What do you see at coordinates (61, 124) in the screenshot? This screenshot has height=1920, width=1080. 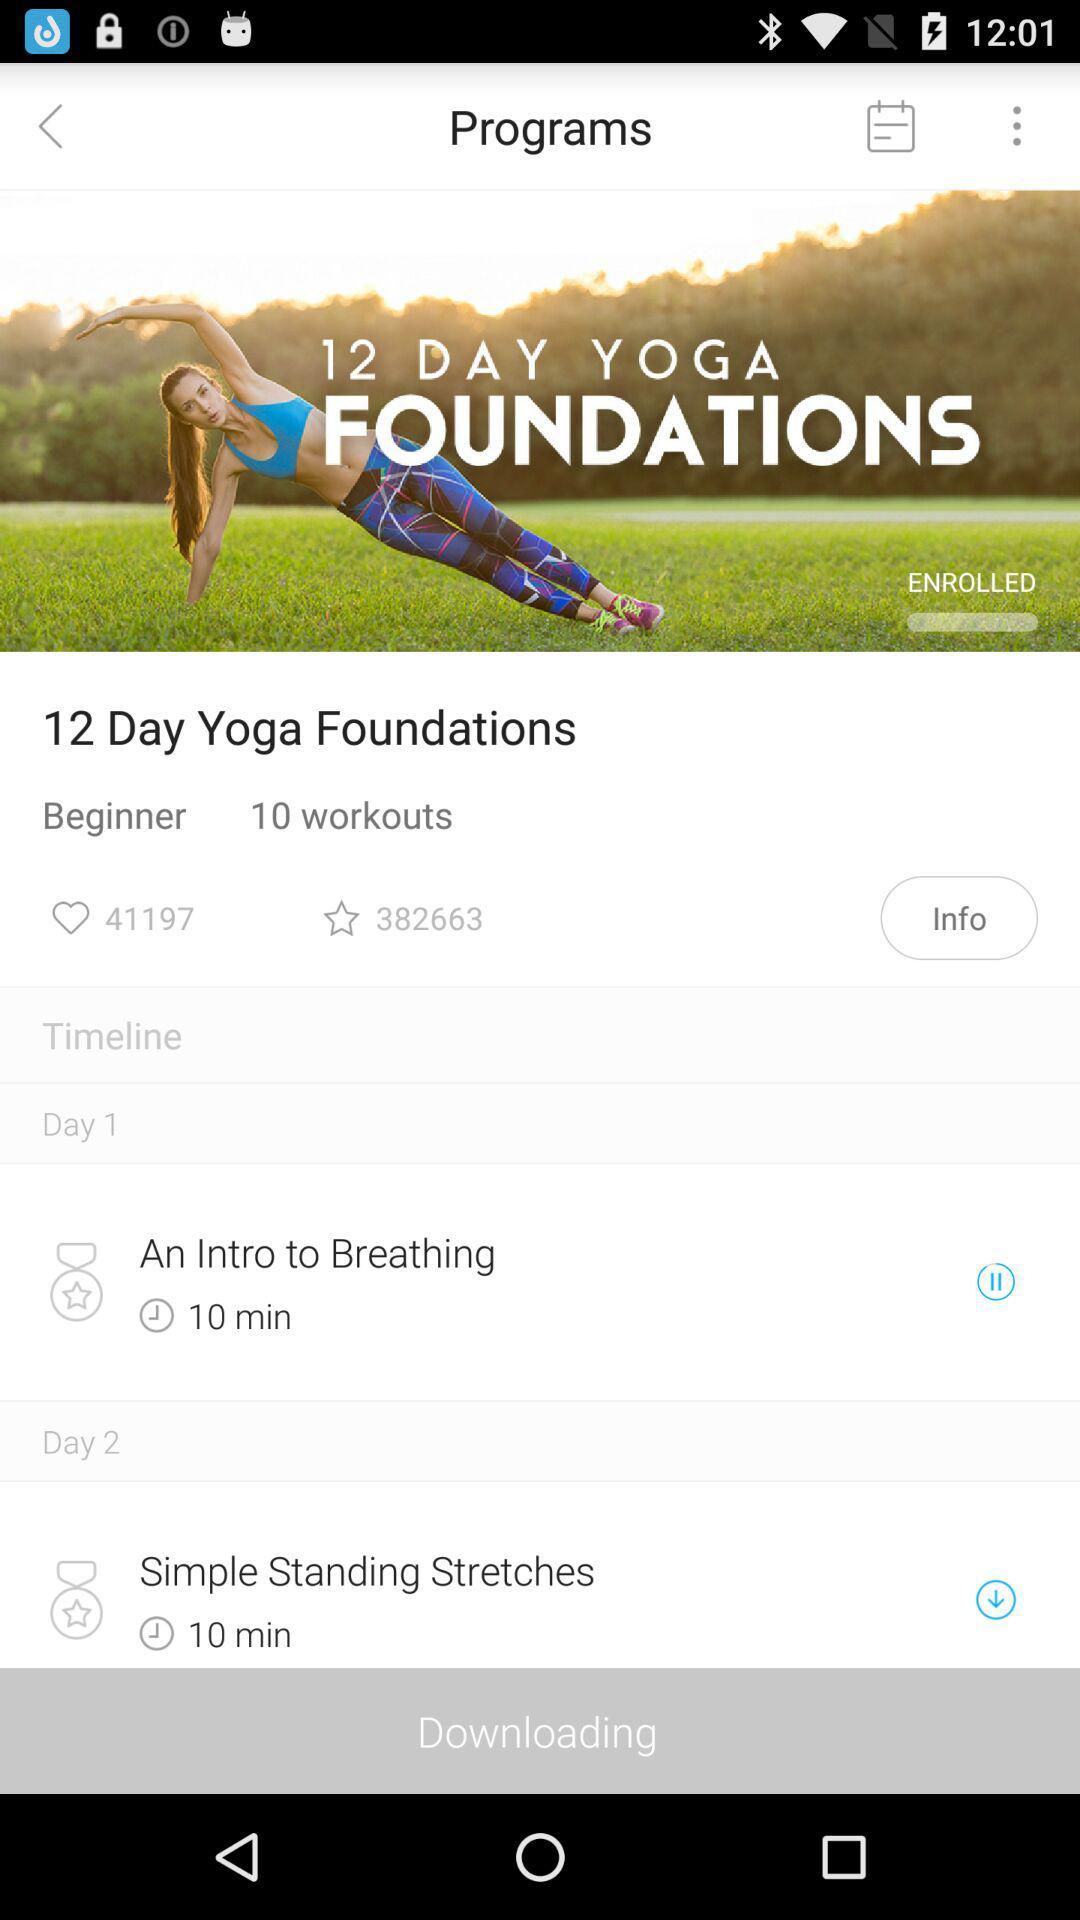 I see `go back` at bounding box center [61, 124].